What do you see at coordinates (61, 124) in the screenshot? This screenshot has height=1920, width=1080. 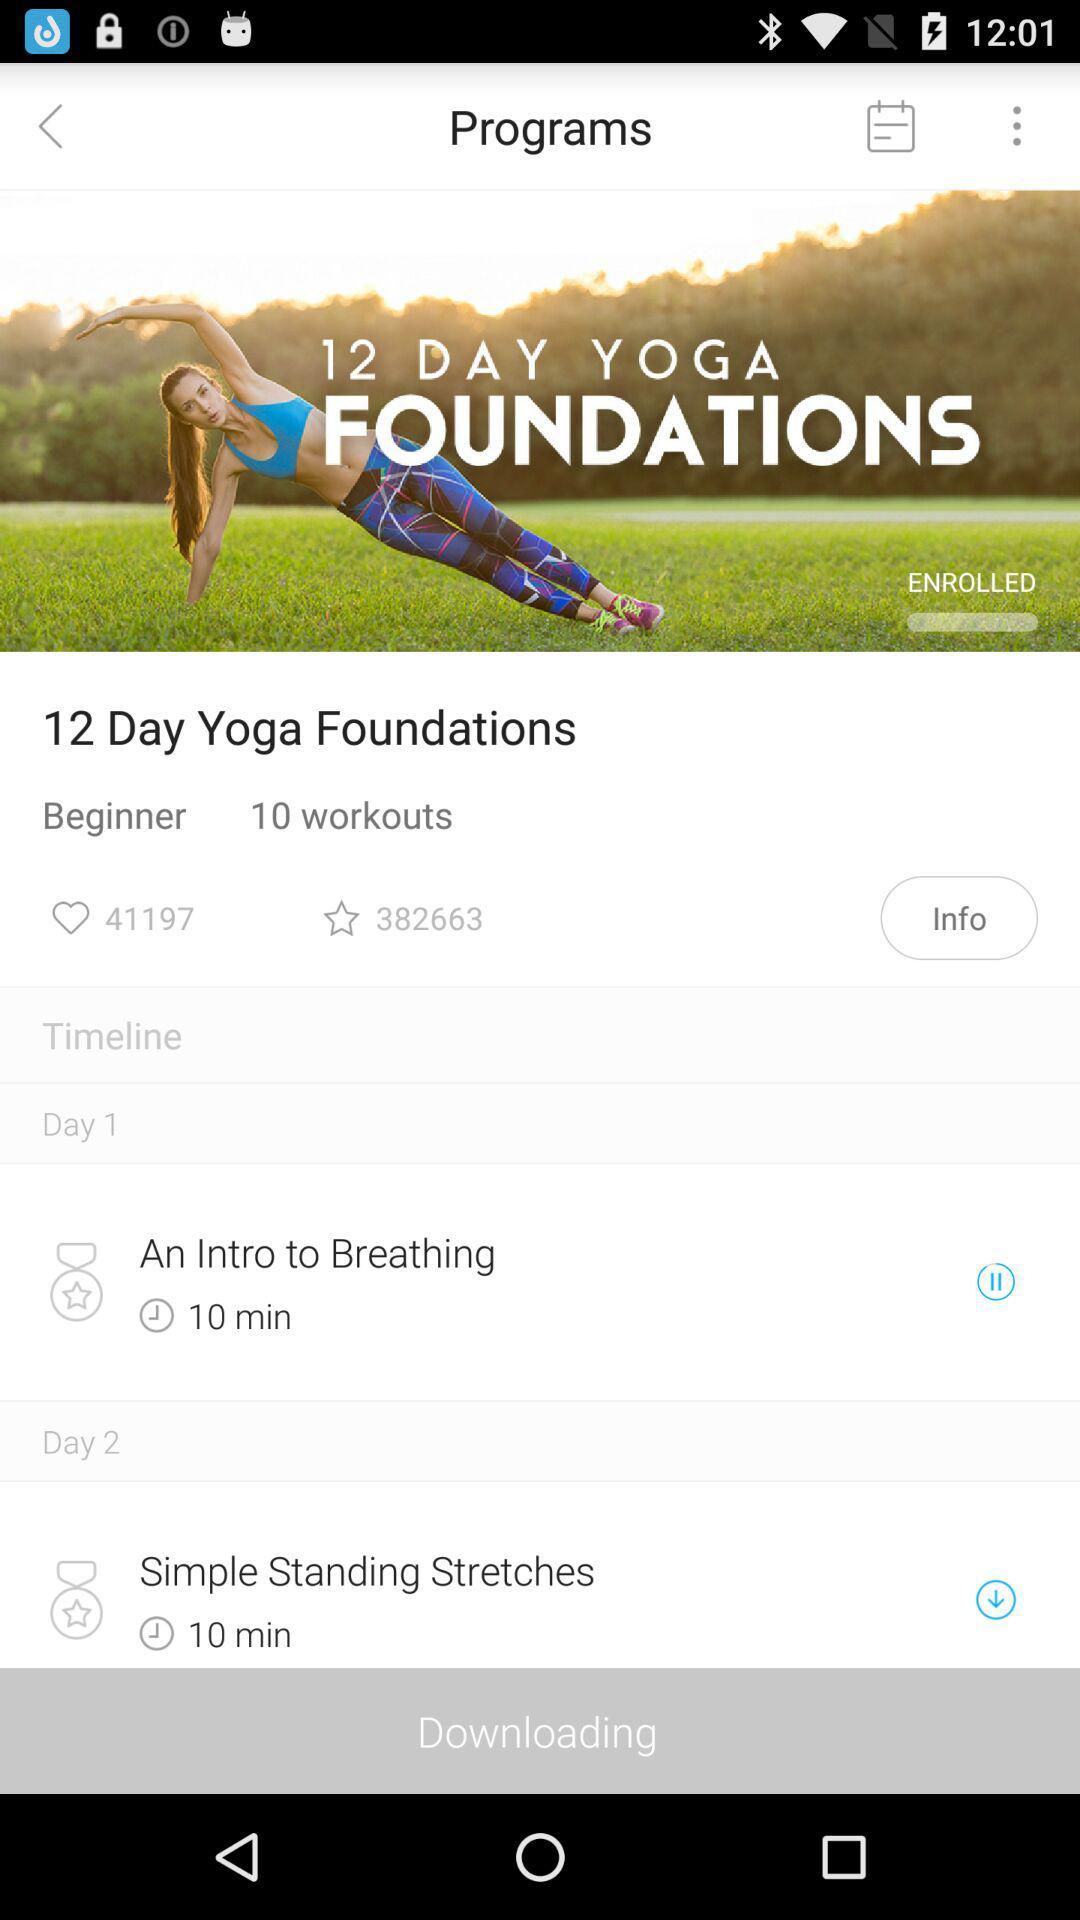 I see `go back` at bounding box center [61, 124].